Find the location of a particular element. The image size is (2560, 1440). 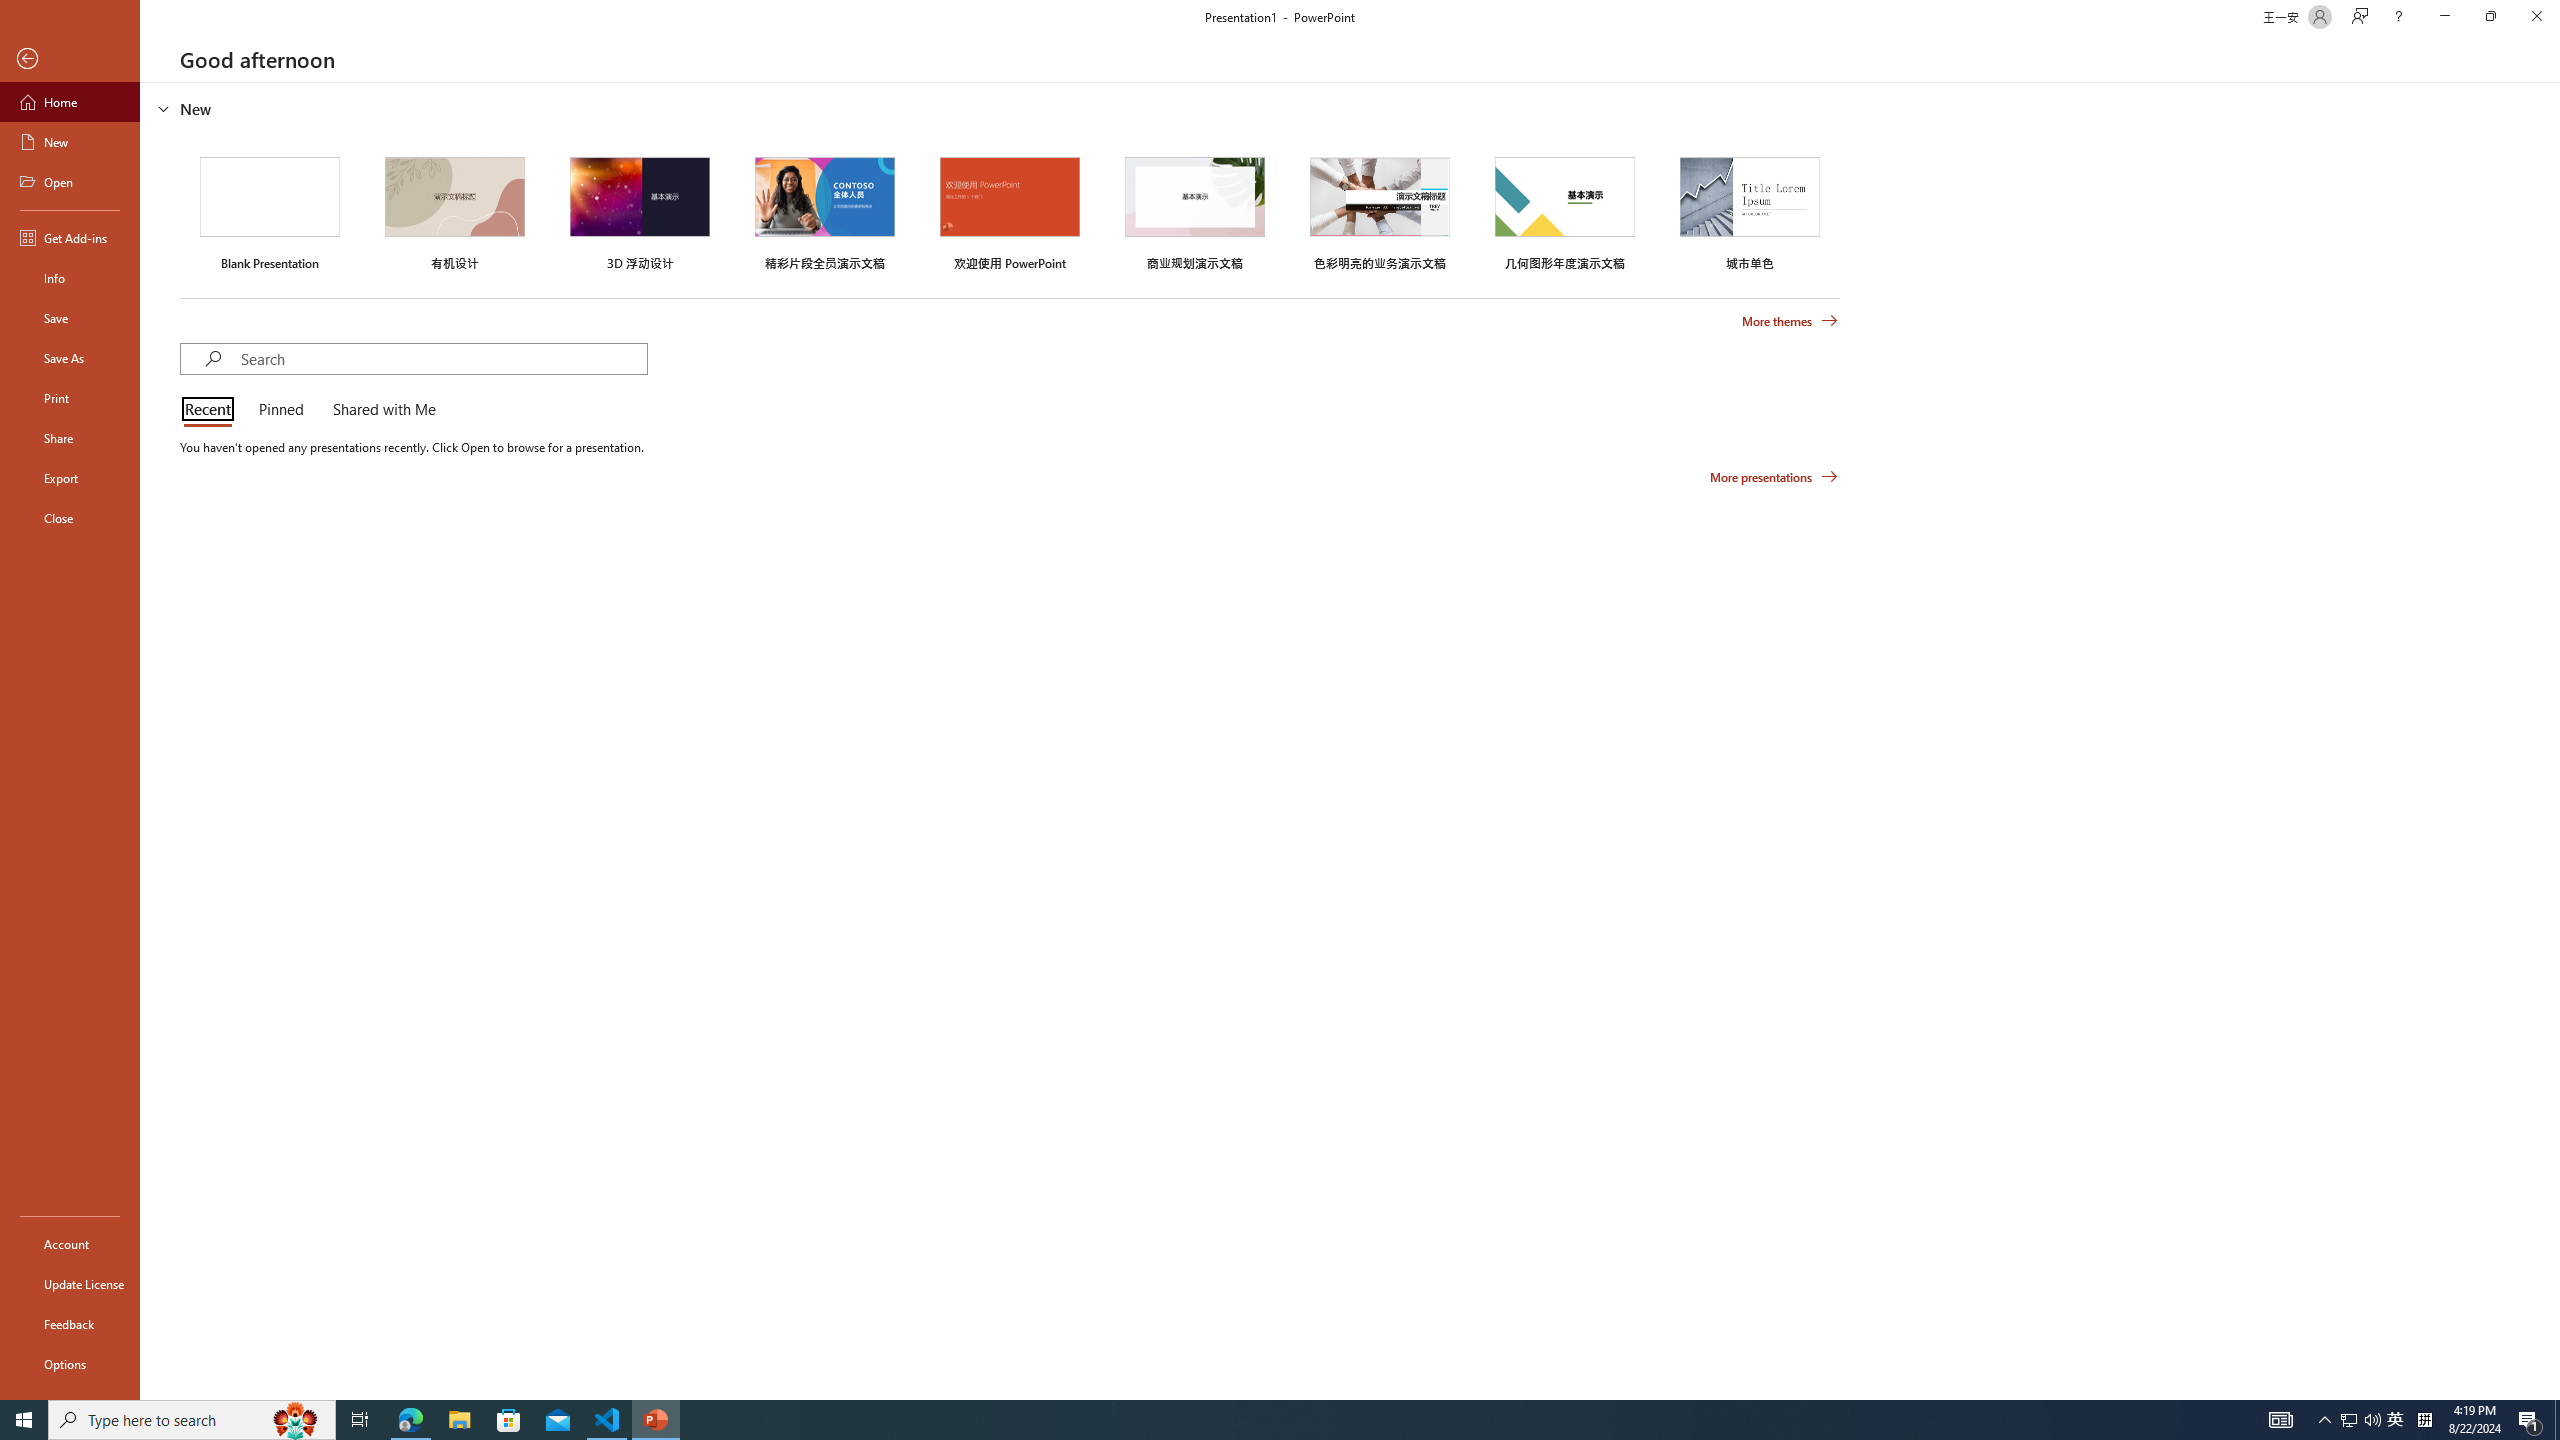

'Feedback' is located at coordinates (69, 1324).